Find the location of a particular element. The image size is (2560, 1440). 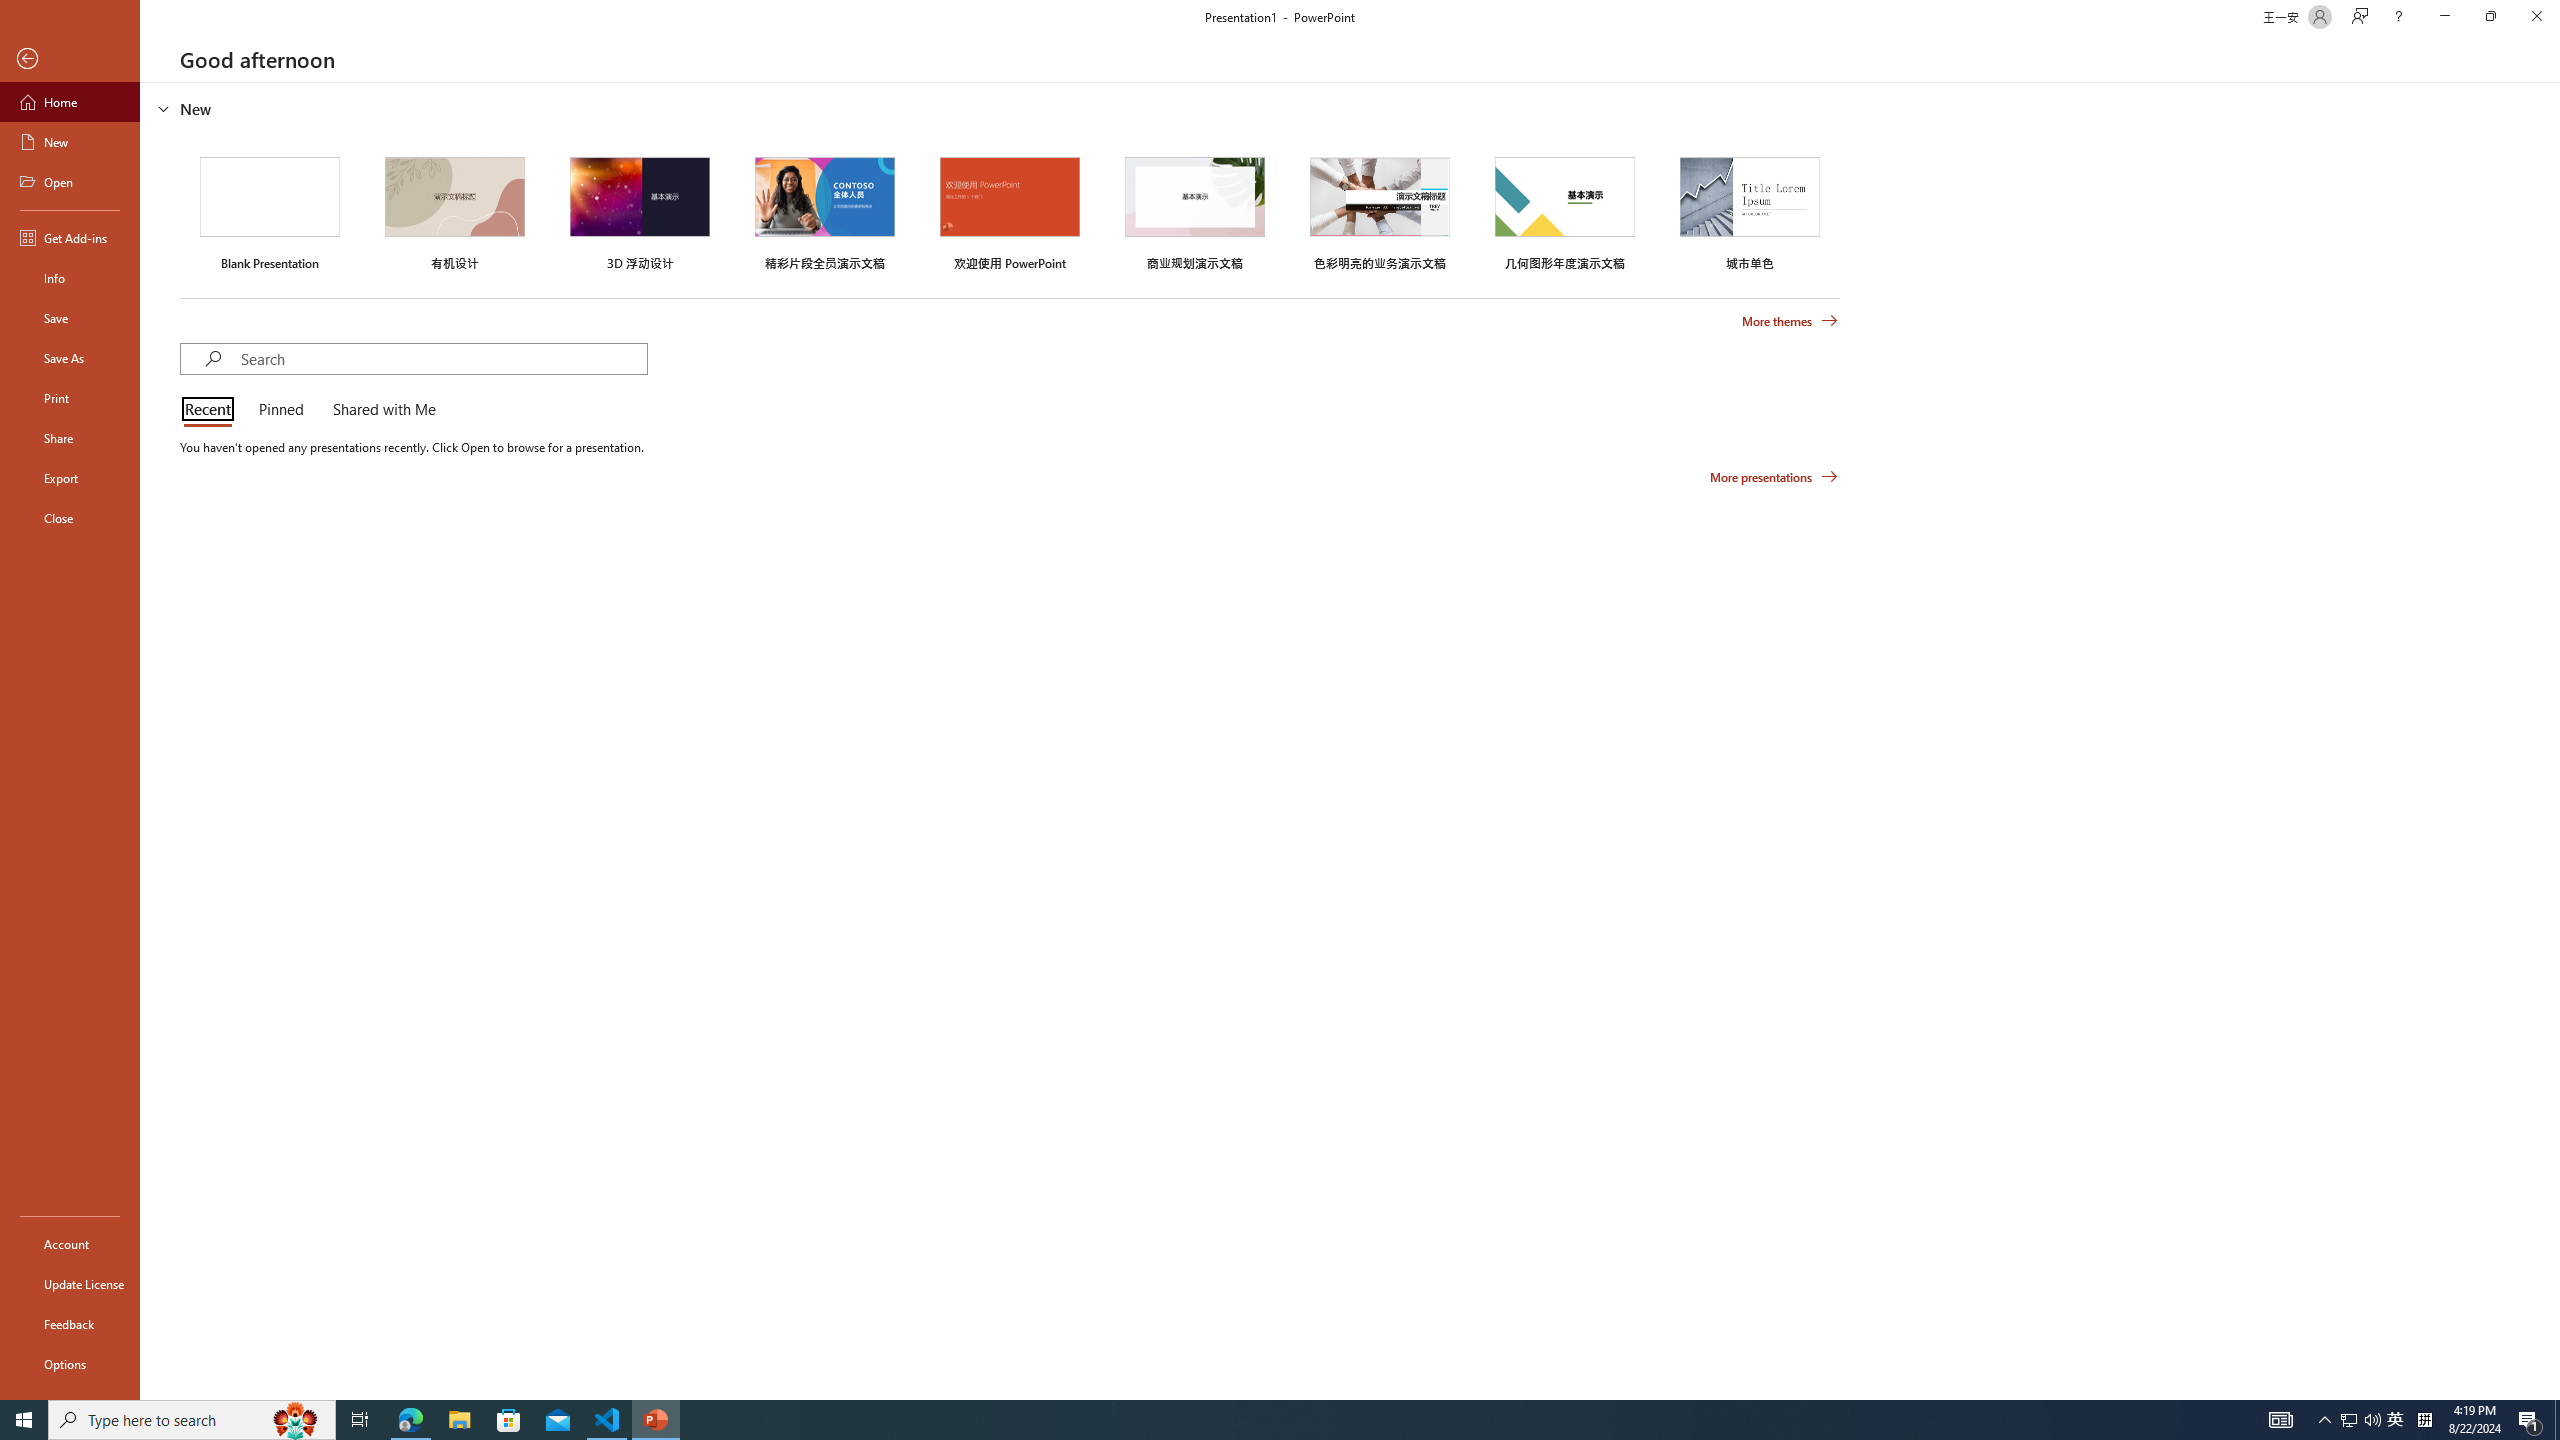

'Feedback' is located at coordinates (69, 1324).